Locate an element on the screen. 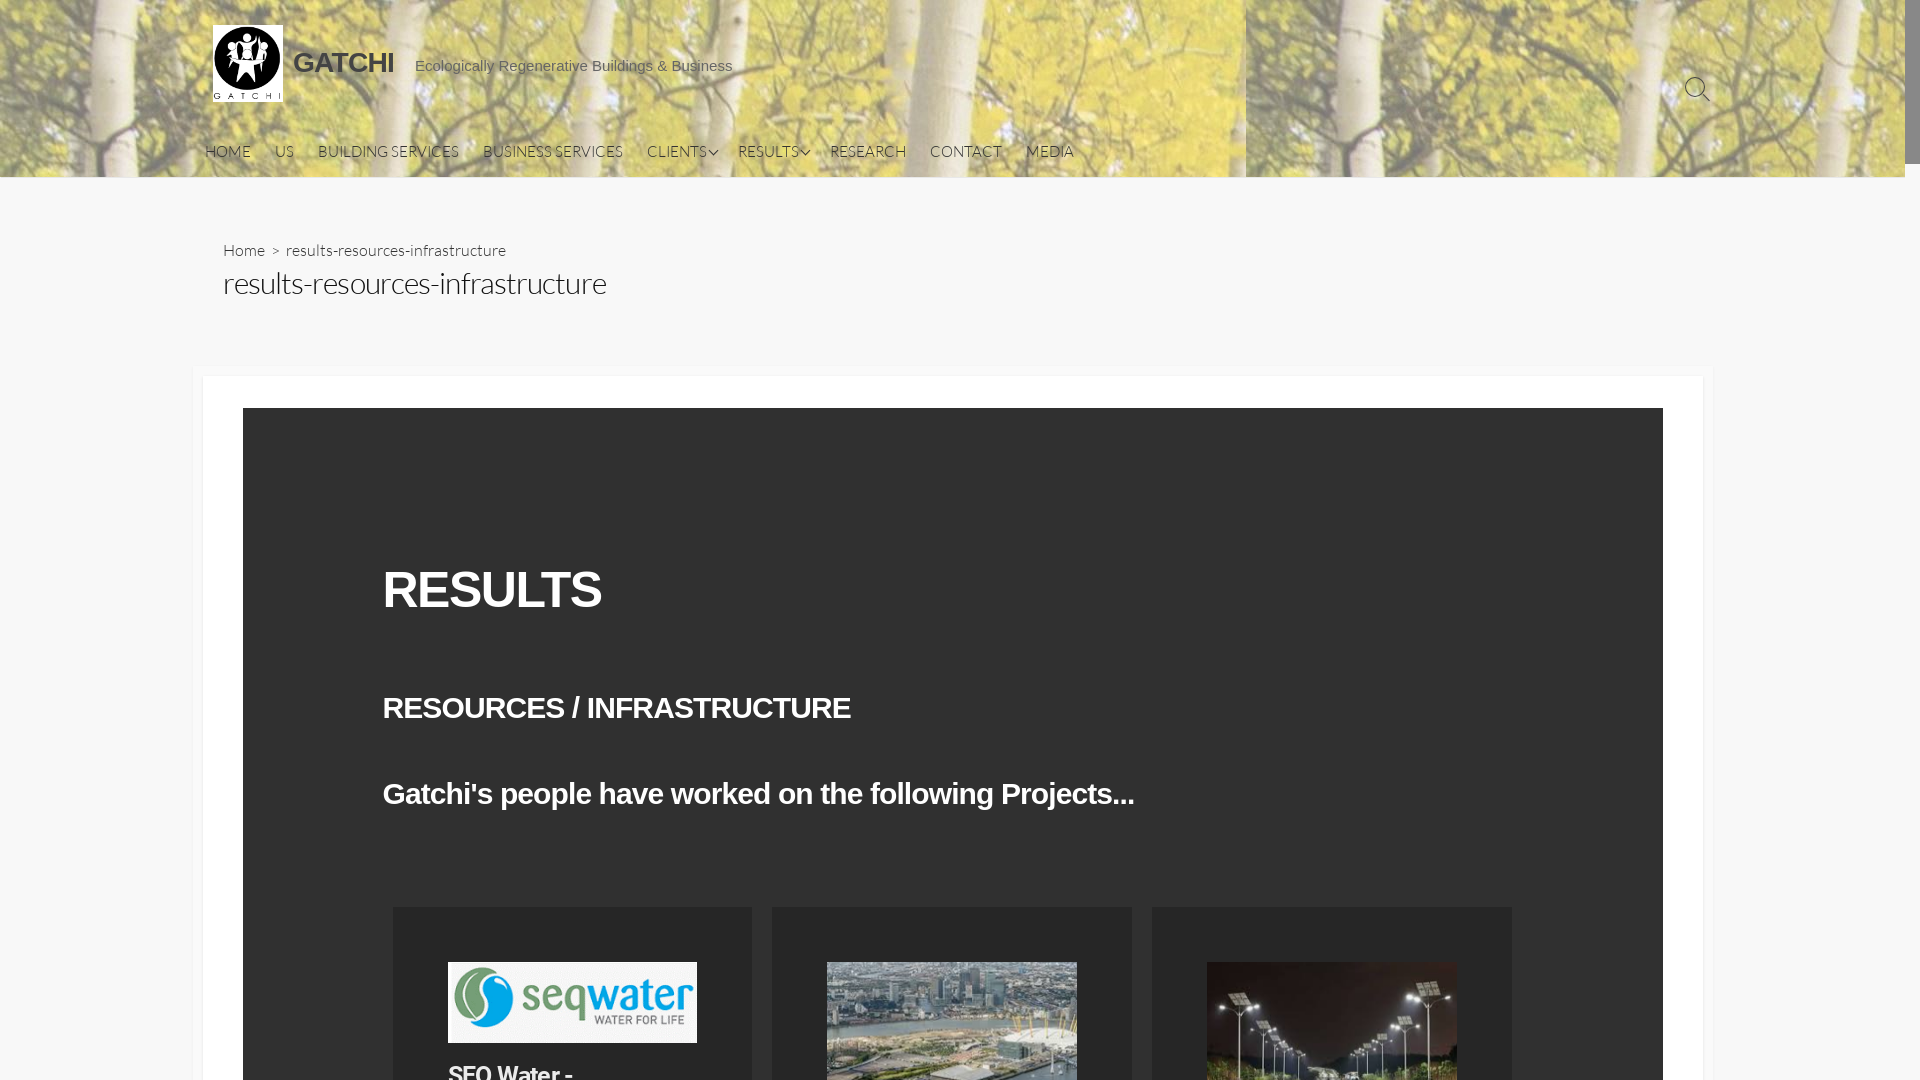  'MEDIA' is located at coordinates (1049, 150).